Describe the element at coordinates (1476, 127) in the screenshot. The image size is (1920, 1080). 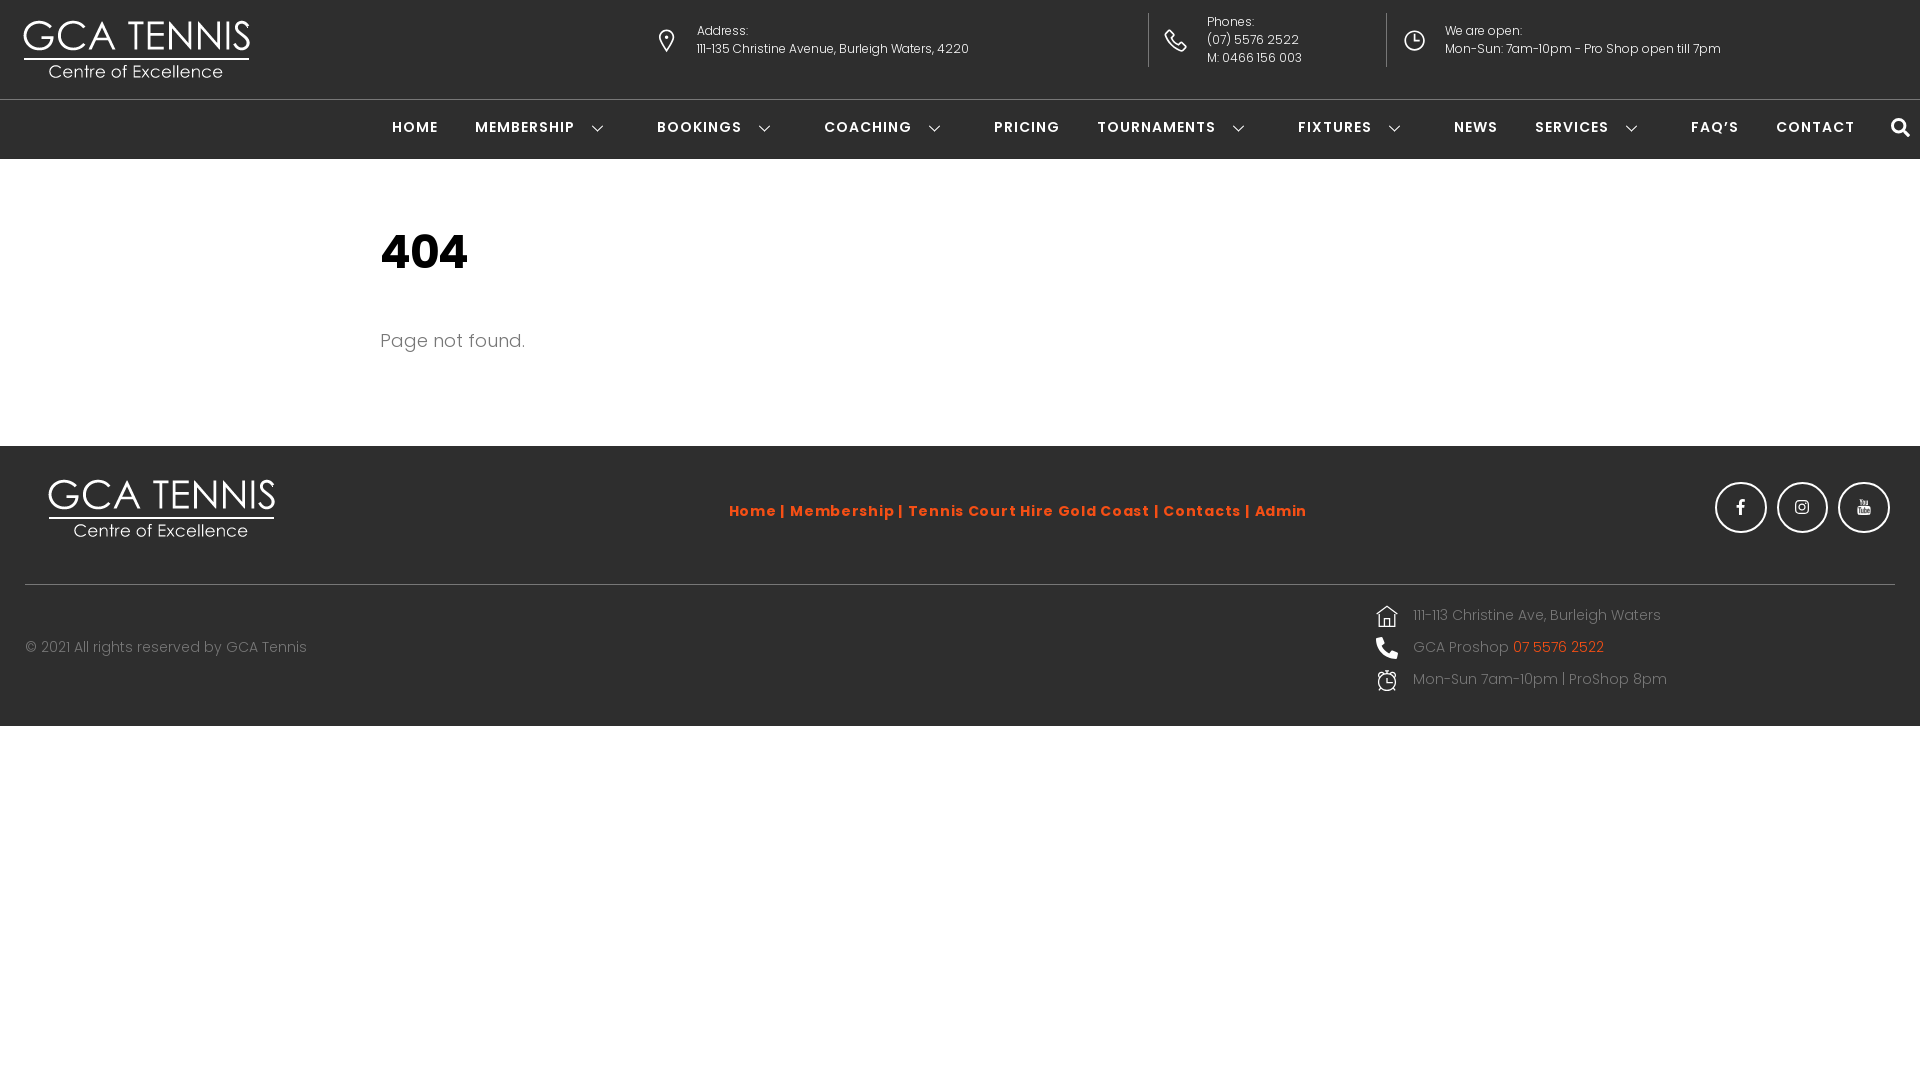
I see `'NEWS'` at that location.